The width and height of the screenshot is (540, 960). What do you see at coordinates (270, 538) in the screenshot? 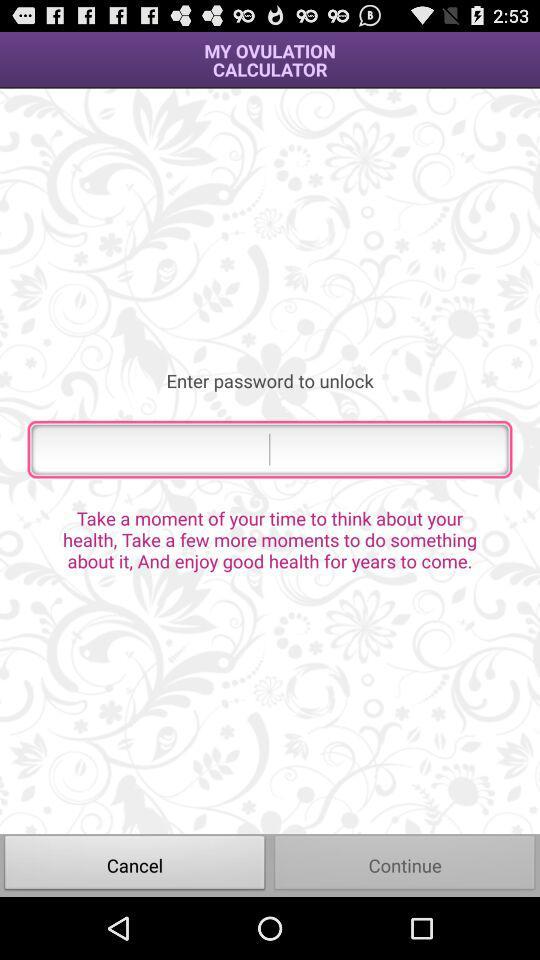
I see `the icon above cancel button` at bounding box center [270, 538].